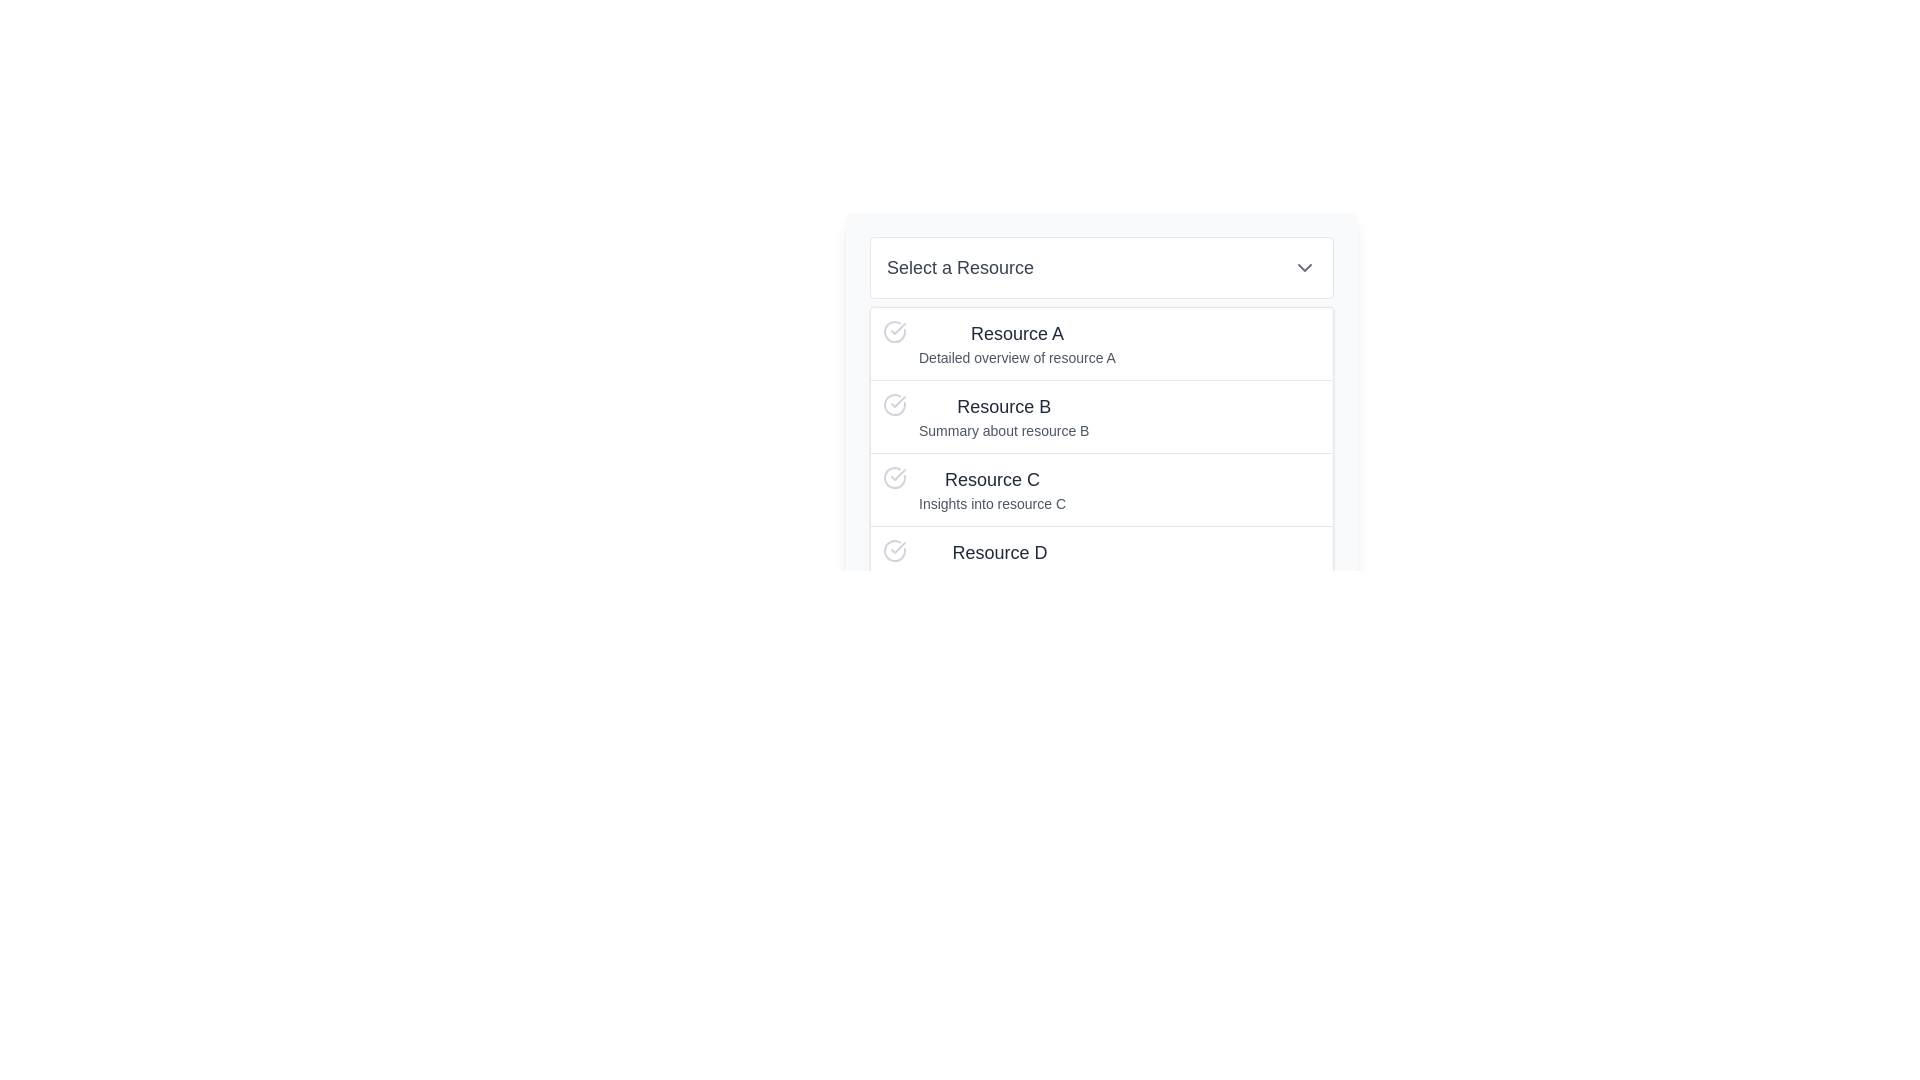  What do you see at coordinates (1017, 342) in the screenshot?
I see `text displayed as the title and overview of 'Resource A', which is located immediately below the 'Select a Resource' dropdown menu in a vertical list of resources` at bounding box center [1017, 342].